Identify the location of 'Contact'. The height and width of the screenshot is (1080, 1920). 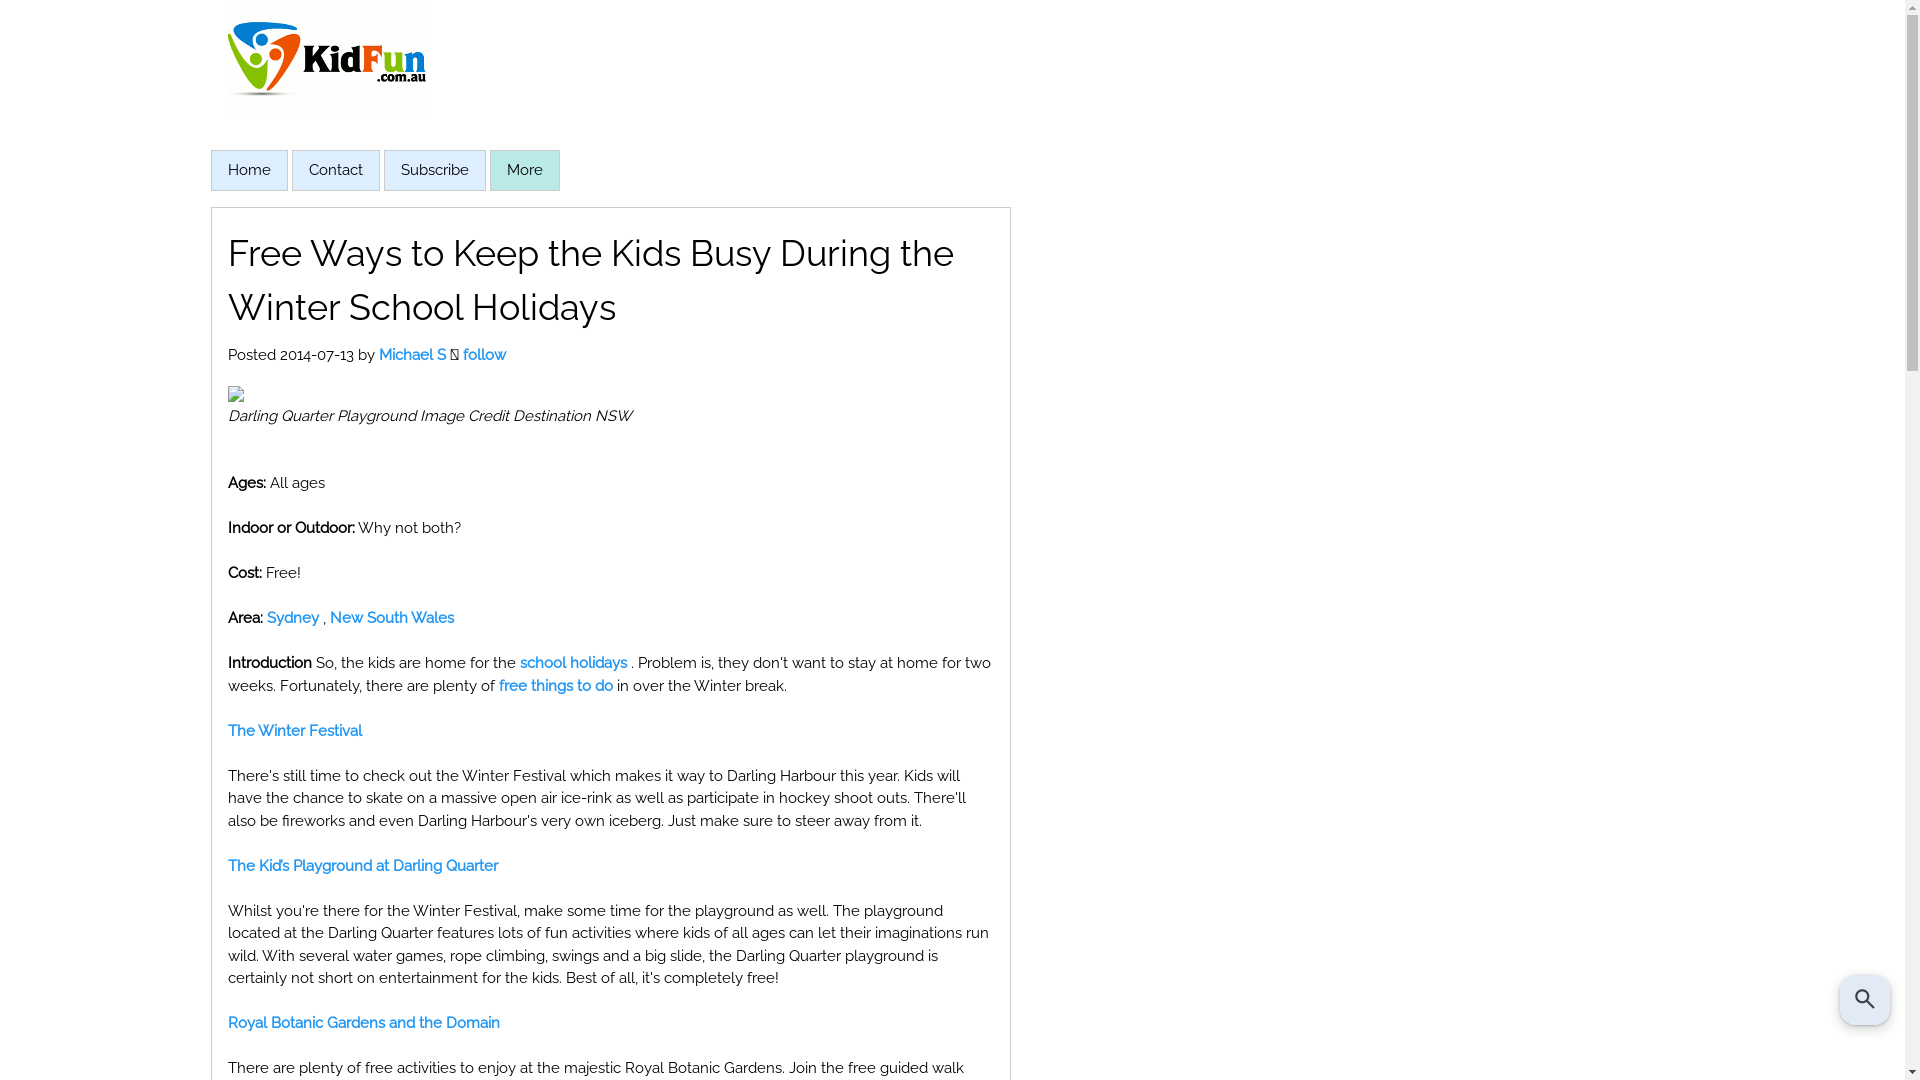
(306, 168).